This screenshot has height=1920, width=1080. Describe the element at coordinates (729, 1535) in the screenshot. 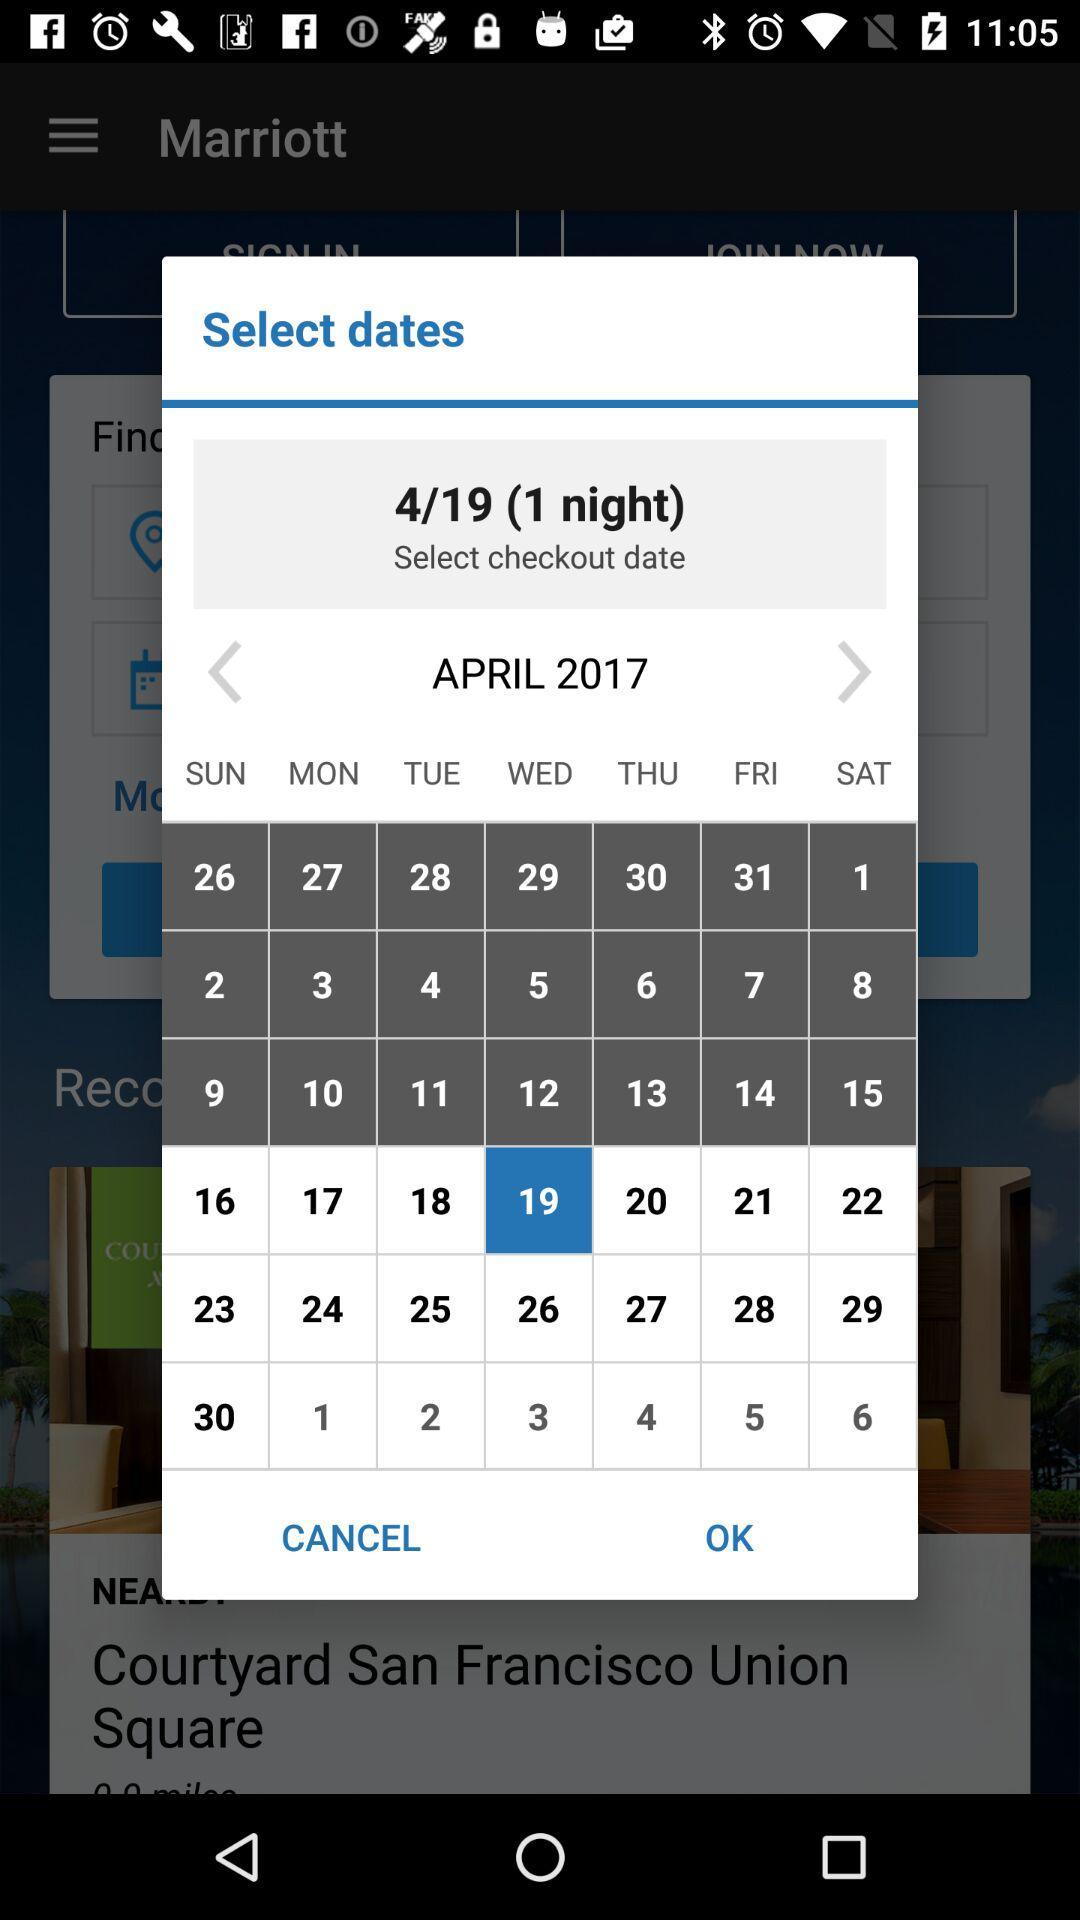

I see `the ok` at that location.